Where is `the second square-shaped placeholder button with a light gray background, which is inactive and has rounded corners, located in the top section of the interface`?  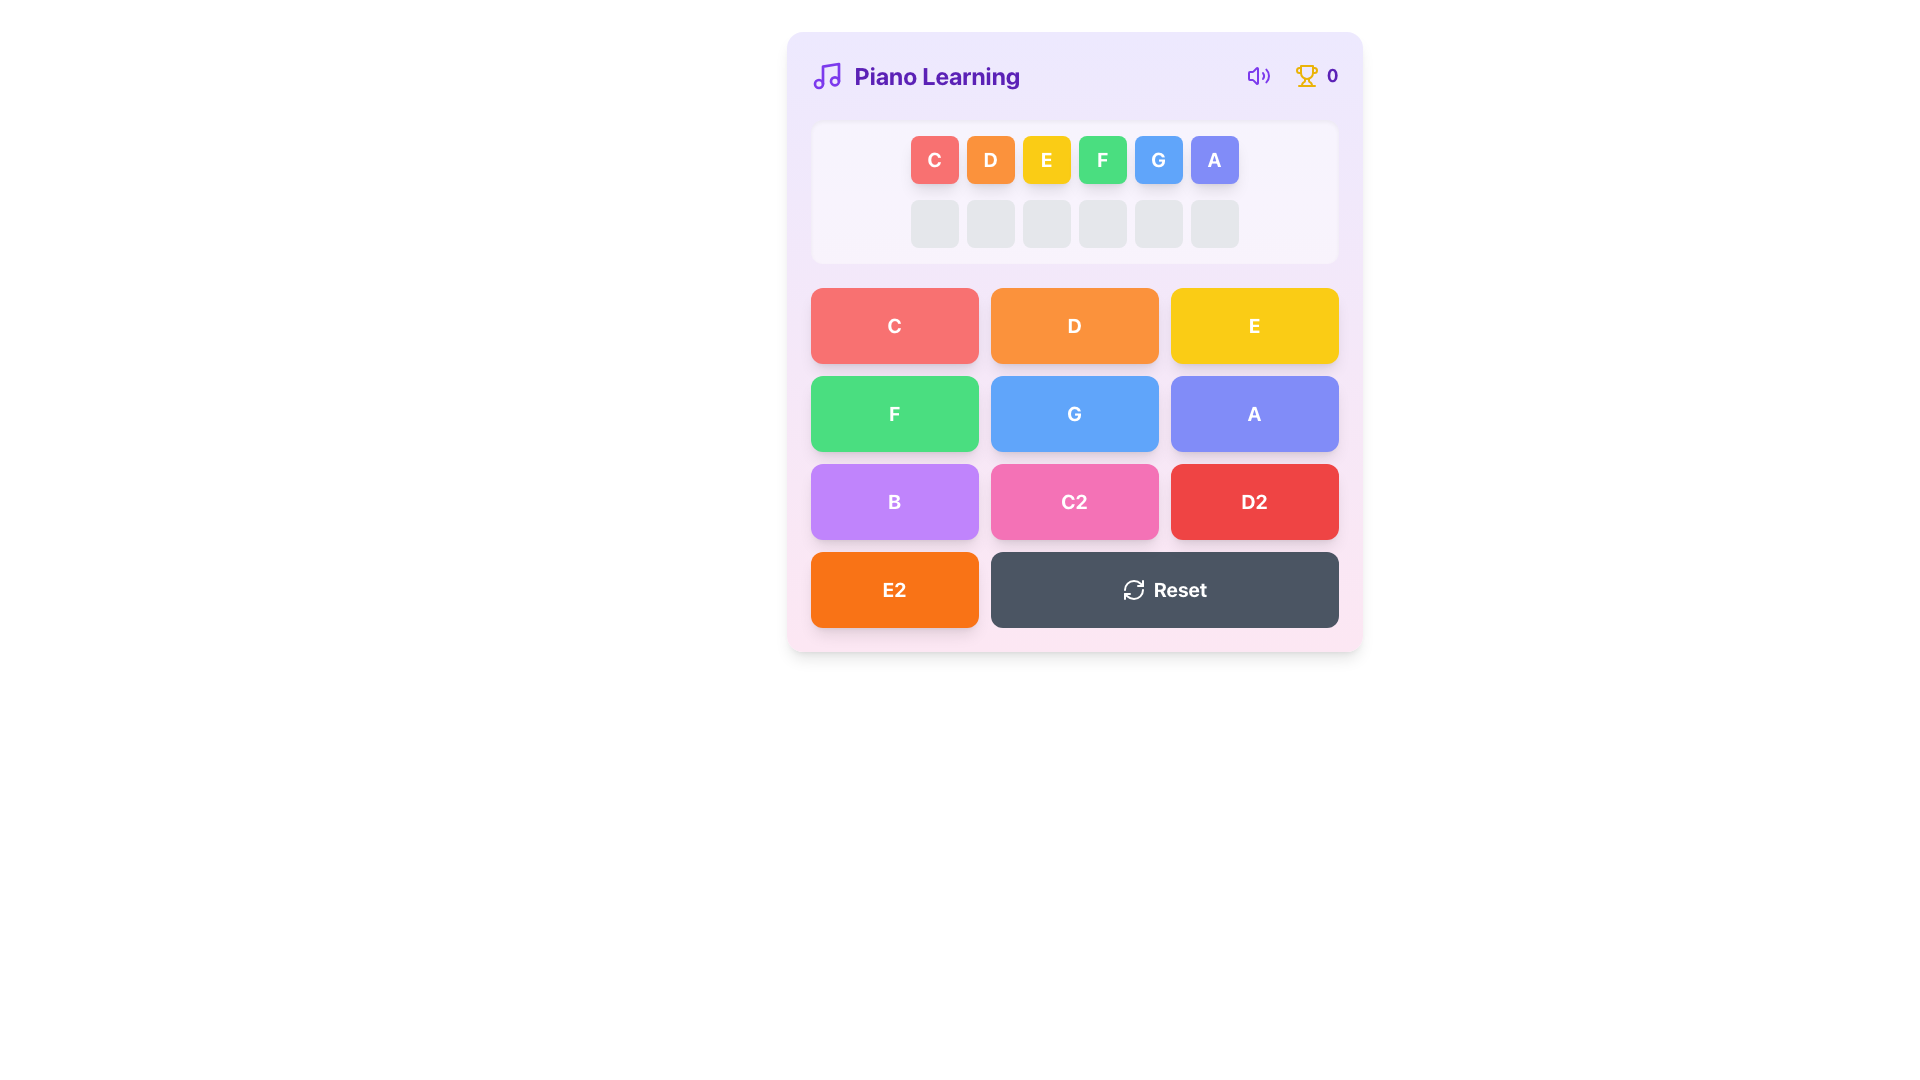
the second square-shaped placeholder button with a light gray background, which is inactive and has rounded corners, located in the top section of the interface is located at coordinates (990, 223).